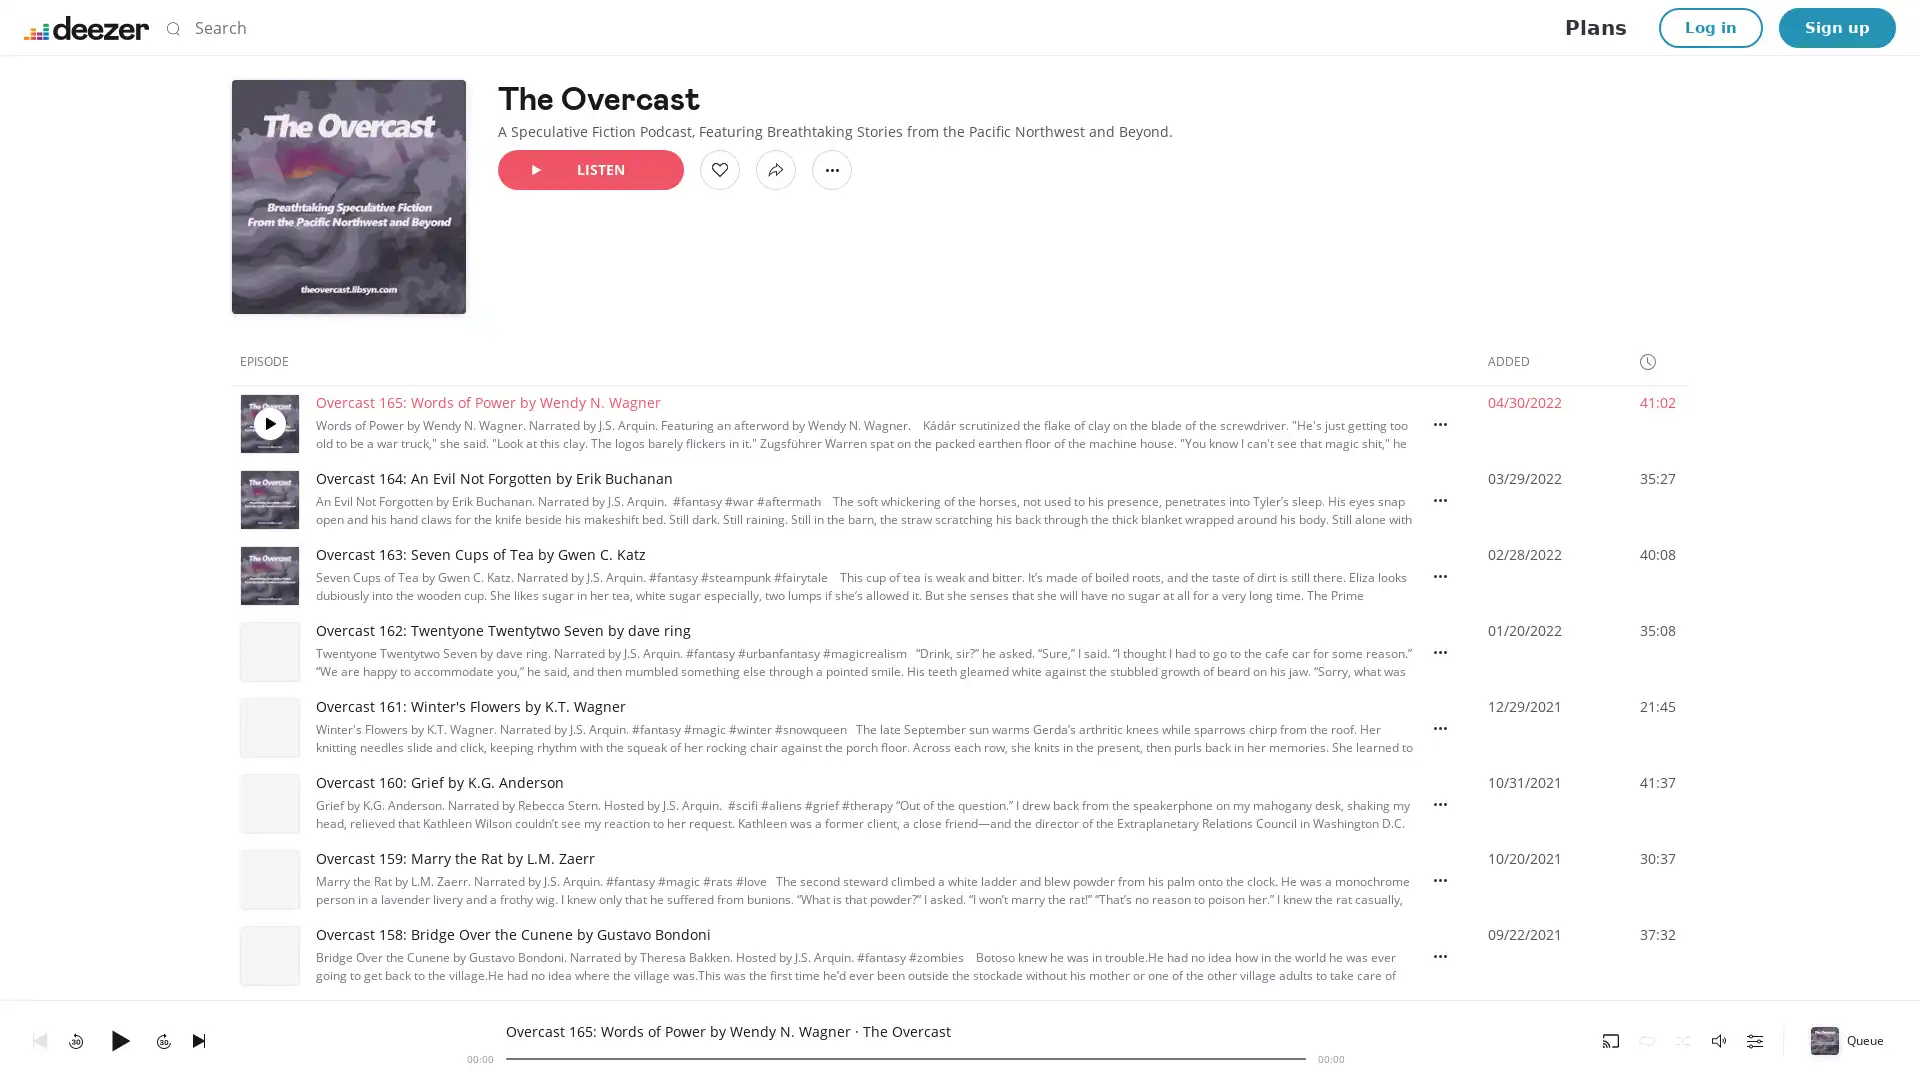  What do you see at coordinates (268, 955) in the screenshot?
I see `Play Overcast 158: Bridge Over the Cunene by Gustavo Bondoni by The Overcast` at bounding box center [268, 955].